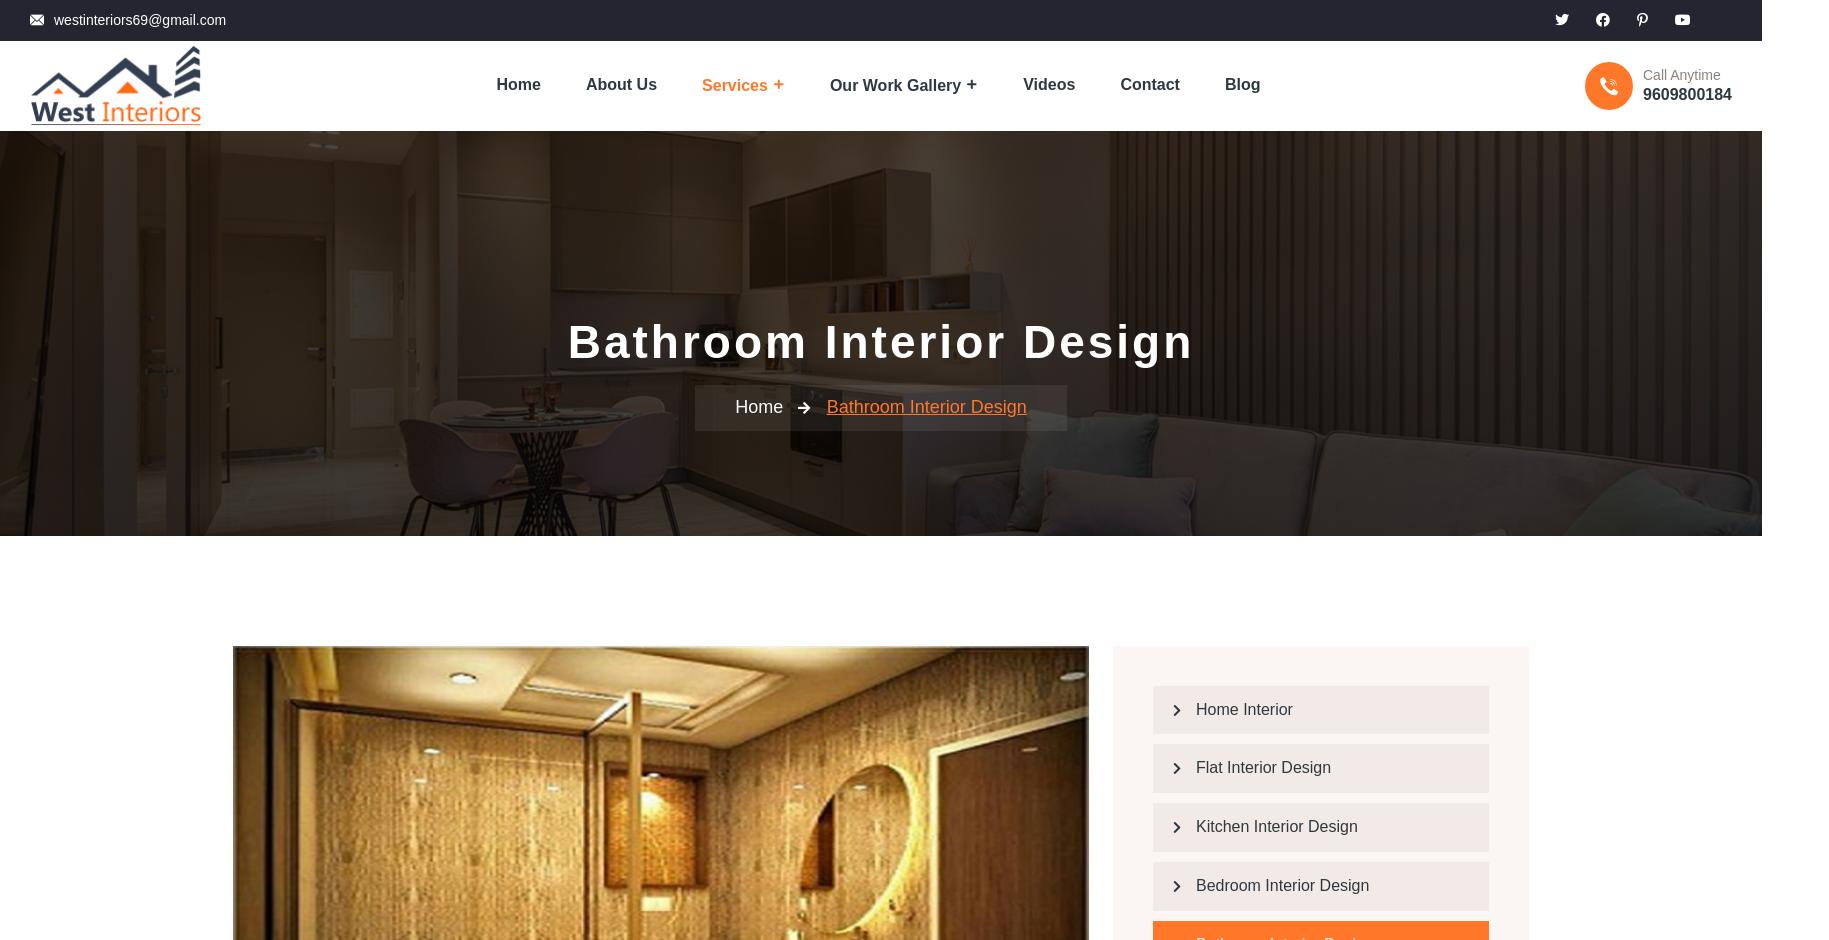  What do you see at coordinates (307, 463) in the screenshot?
I see `'On Time Work'` at bounding box center [307, 463].